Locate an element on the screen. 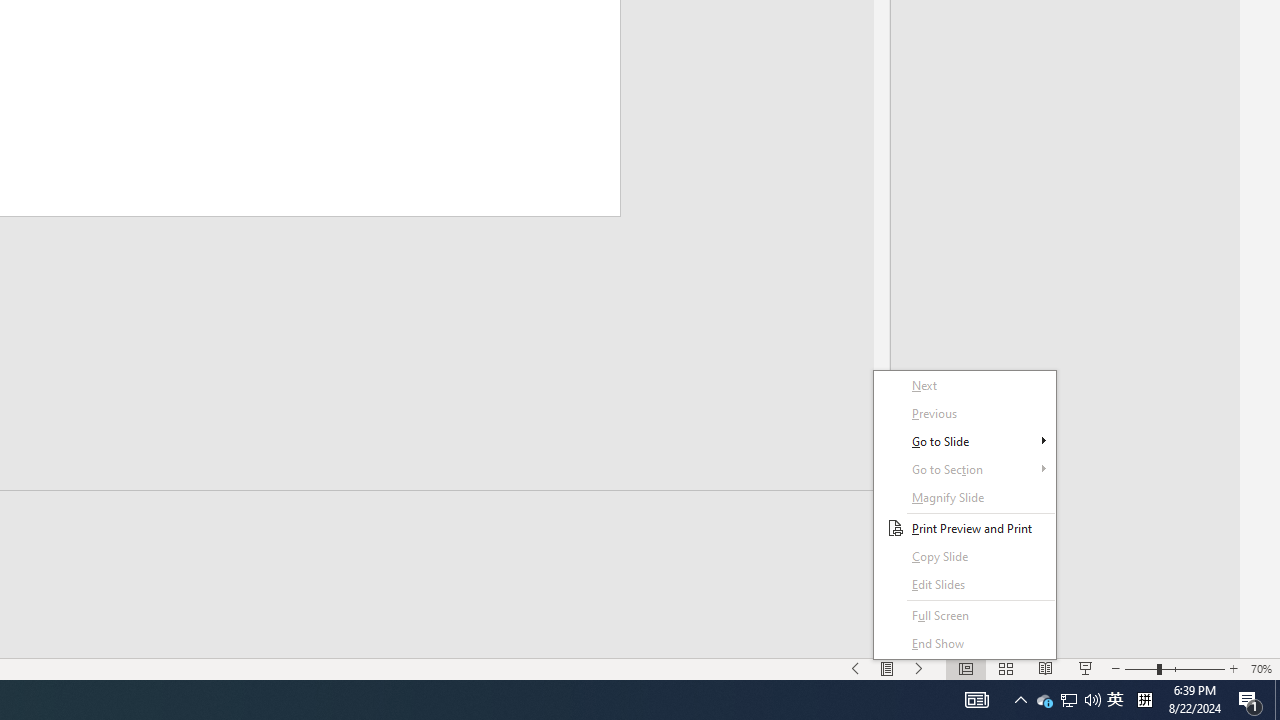  'End Show' is located at coordinates (965, 644).